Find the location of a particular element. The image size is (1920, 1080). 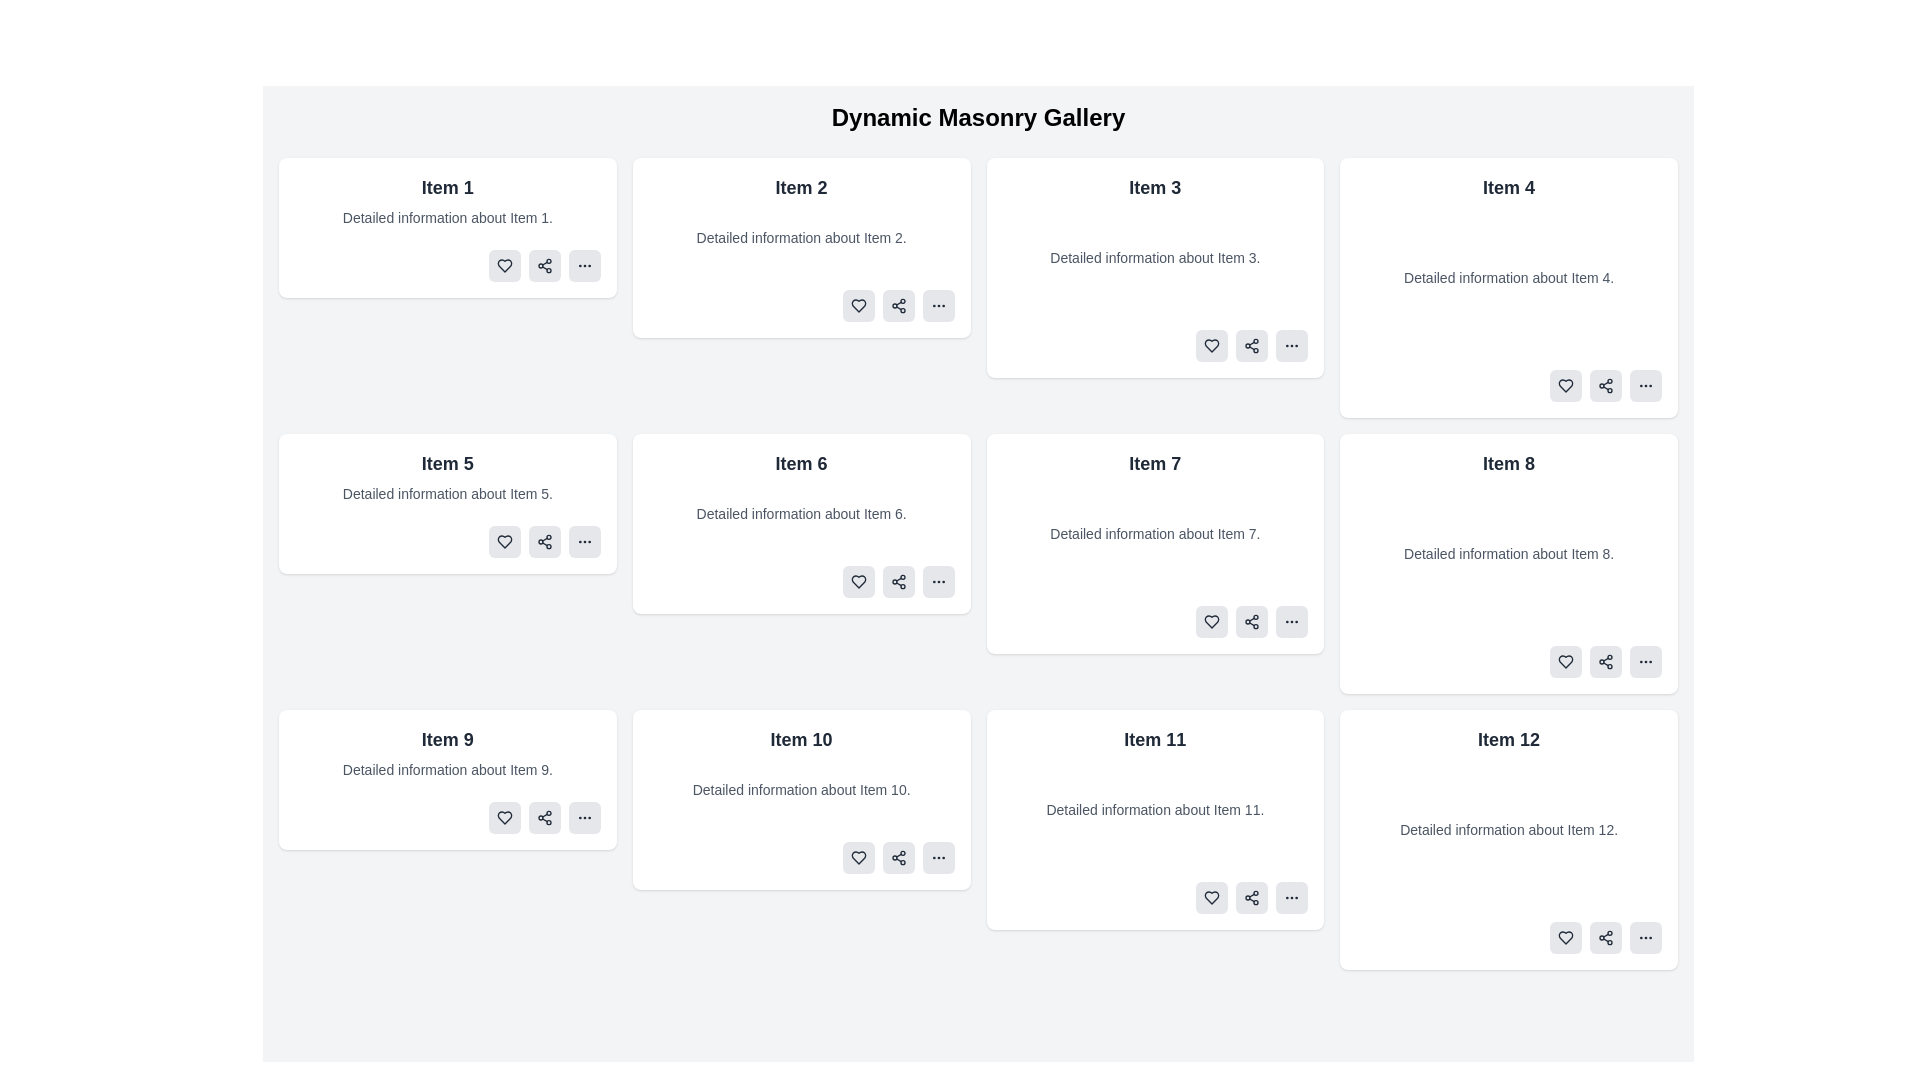

the third button with a gray background and rounded corners containing a three-dot icon, located in the action section below 'Item 9' for accessibility navigation is located at coordinates (583, 817).